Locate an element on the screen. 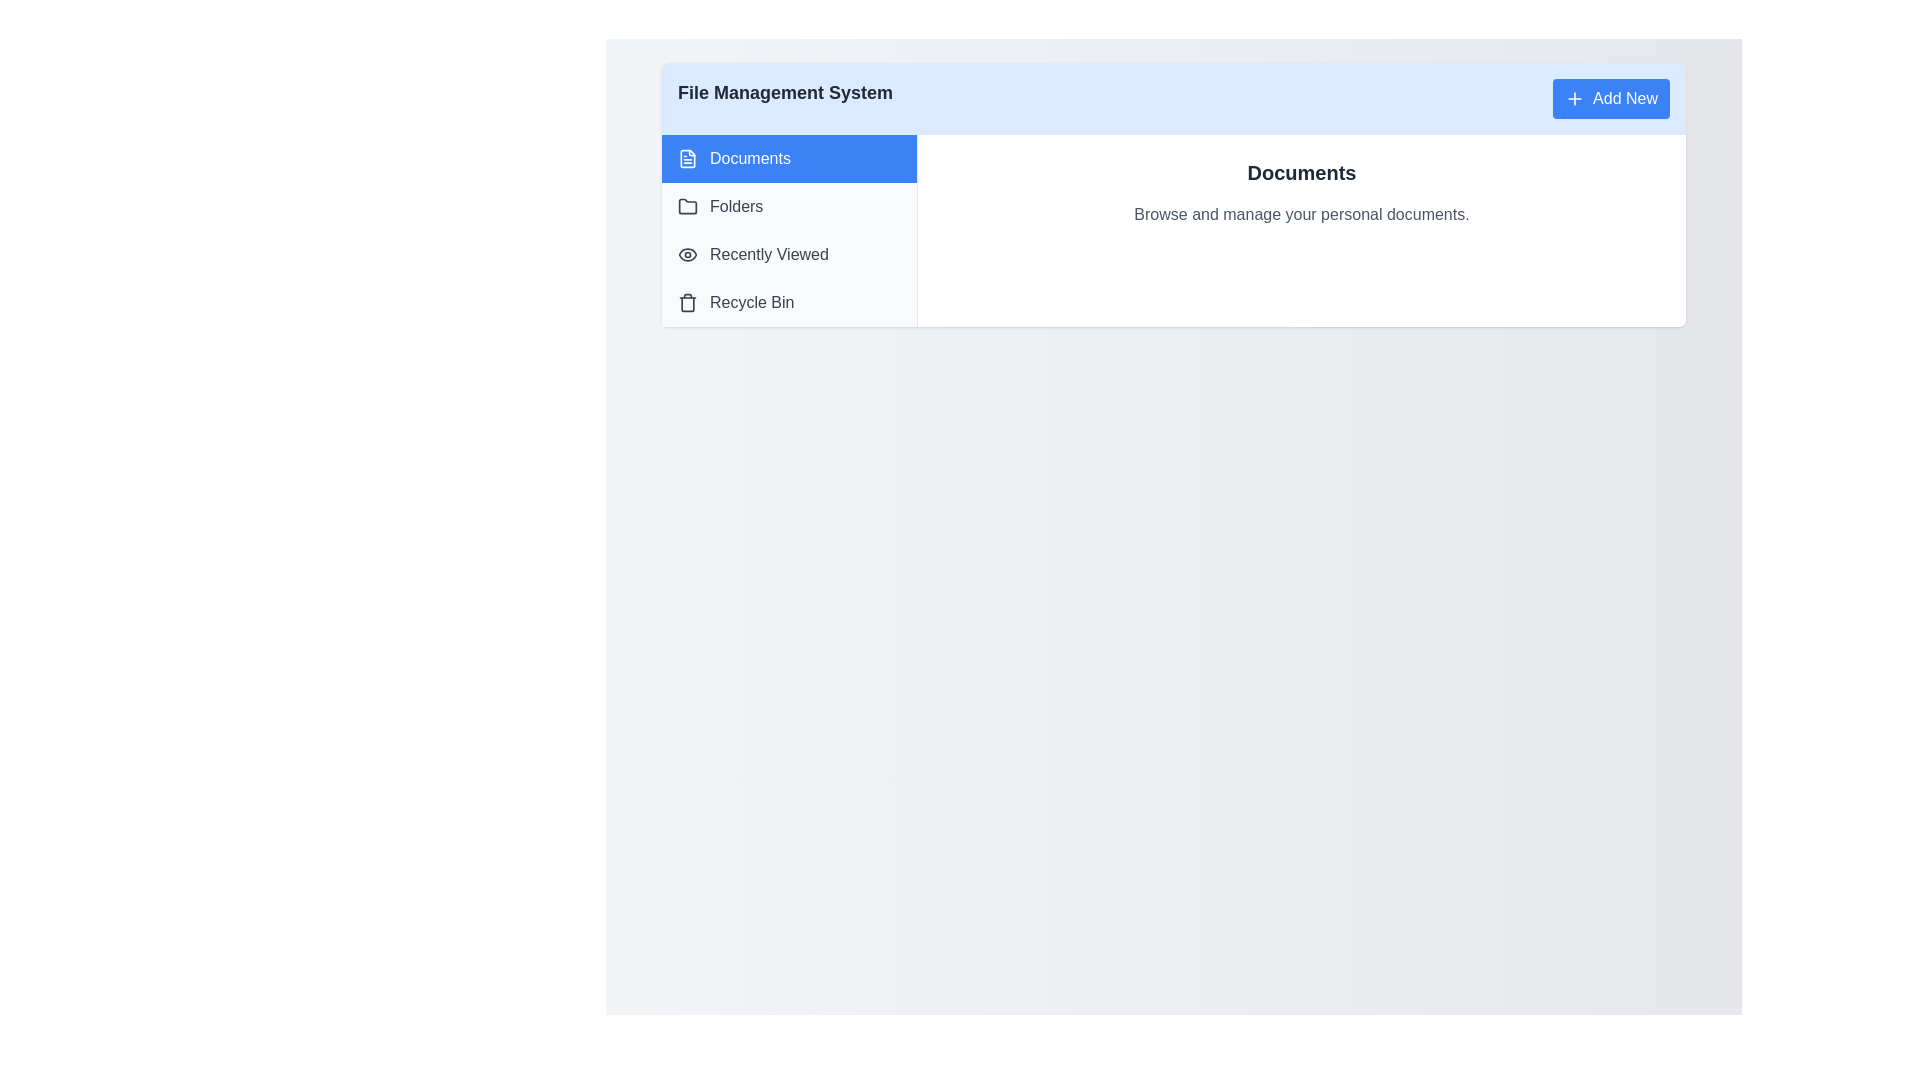  the 'Add New' text label within the button located in the top-right corner of the interface is located at coordinates (1625, 99).